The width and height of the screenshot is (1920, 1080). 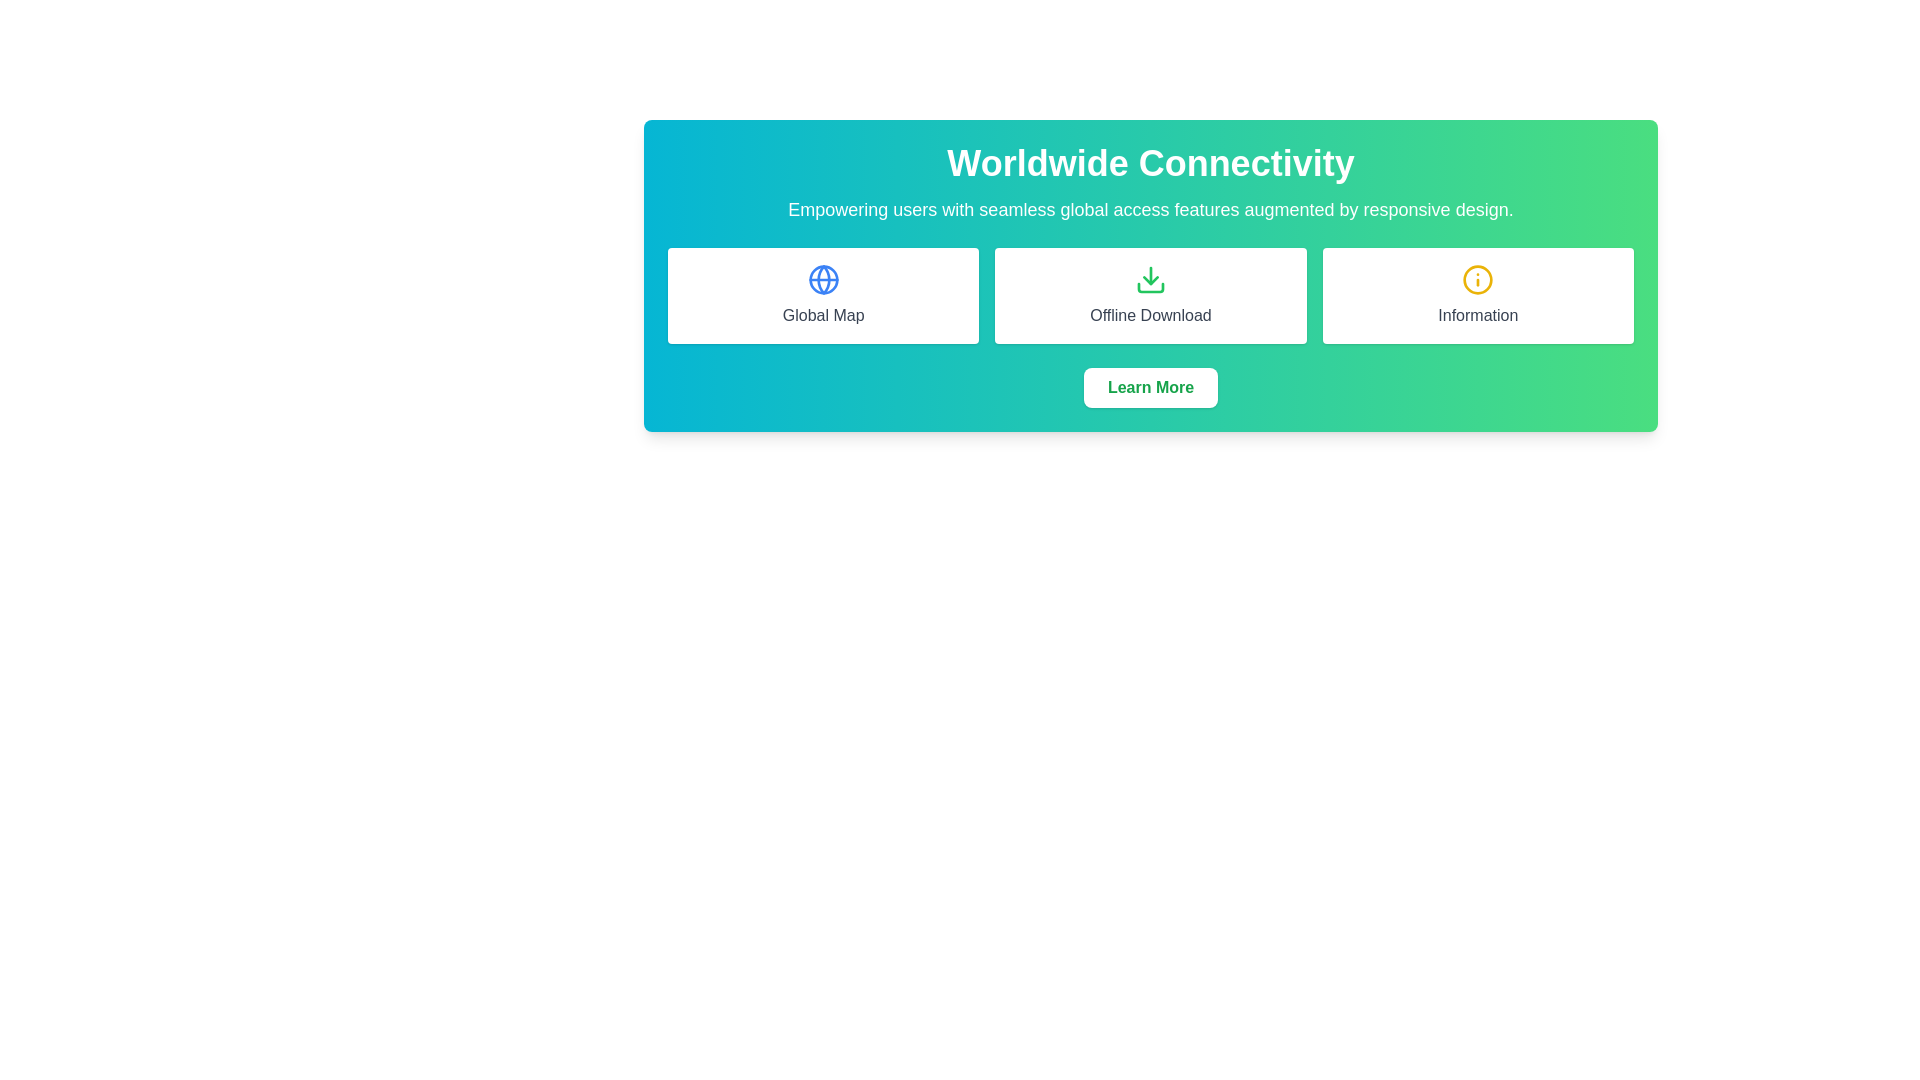 I want to click on text from the 'Worldwide Connectivity' section which includes the bold headline and the descriptive text below it, all centered within a gradient background, so click(x=1151, y=184).